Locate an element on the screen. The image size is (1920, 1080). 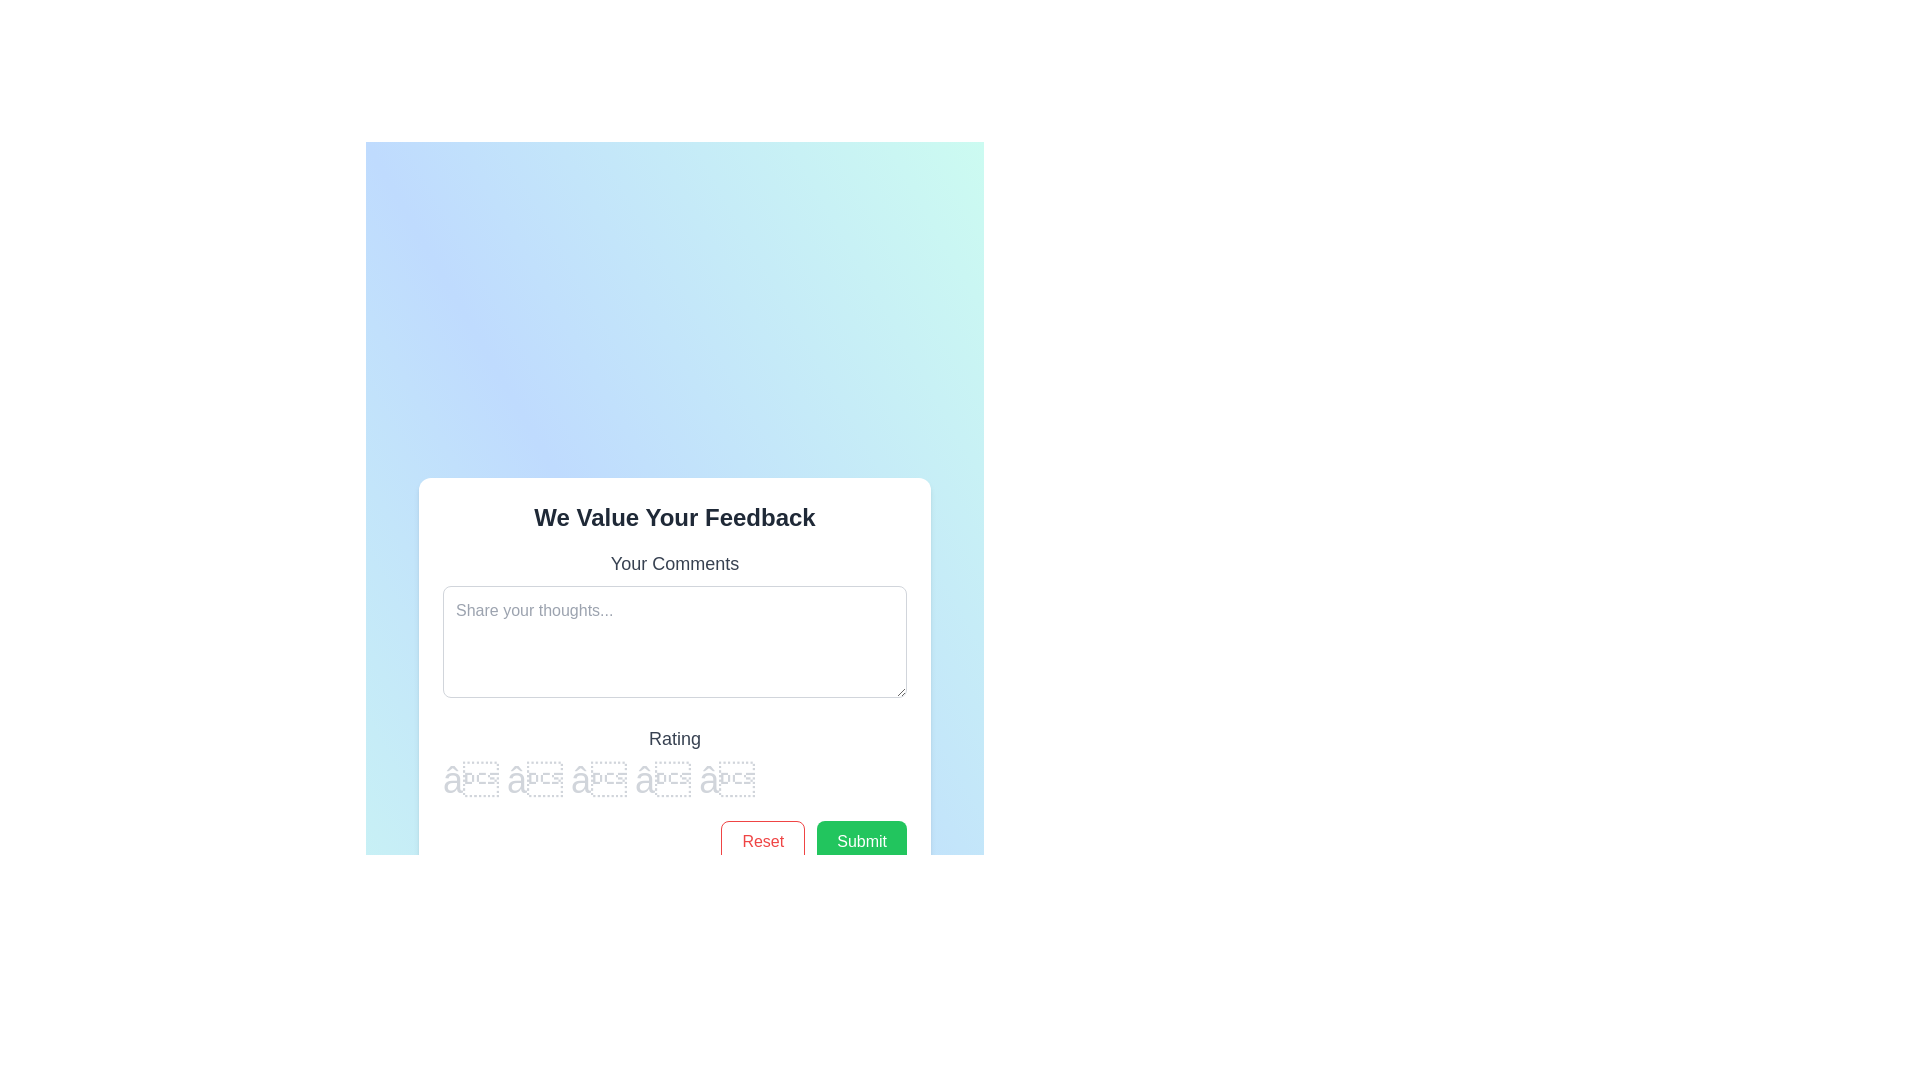
the first star-shaped button in the Rating section, which is displayed in light gray and turns yellow when hovered over is located at coordinates (469, 779).